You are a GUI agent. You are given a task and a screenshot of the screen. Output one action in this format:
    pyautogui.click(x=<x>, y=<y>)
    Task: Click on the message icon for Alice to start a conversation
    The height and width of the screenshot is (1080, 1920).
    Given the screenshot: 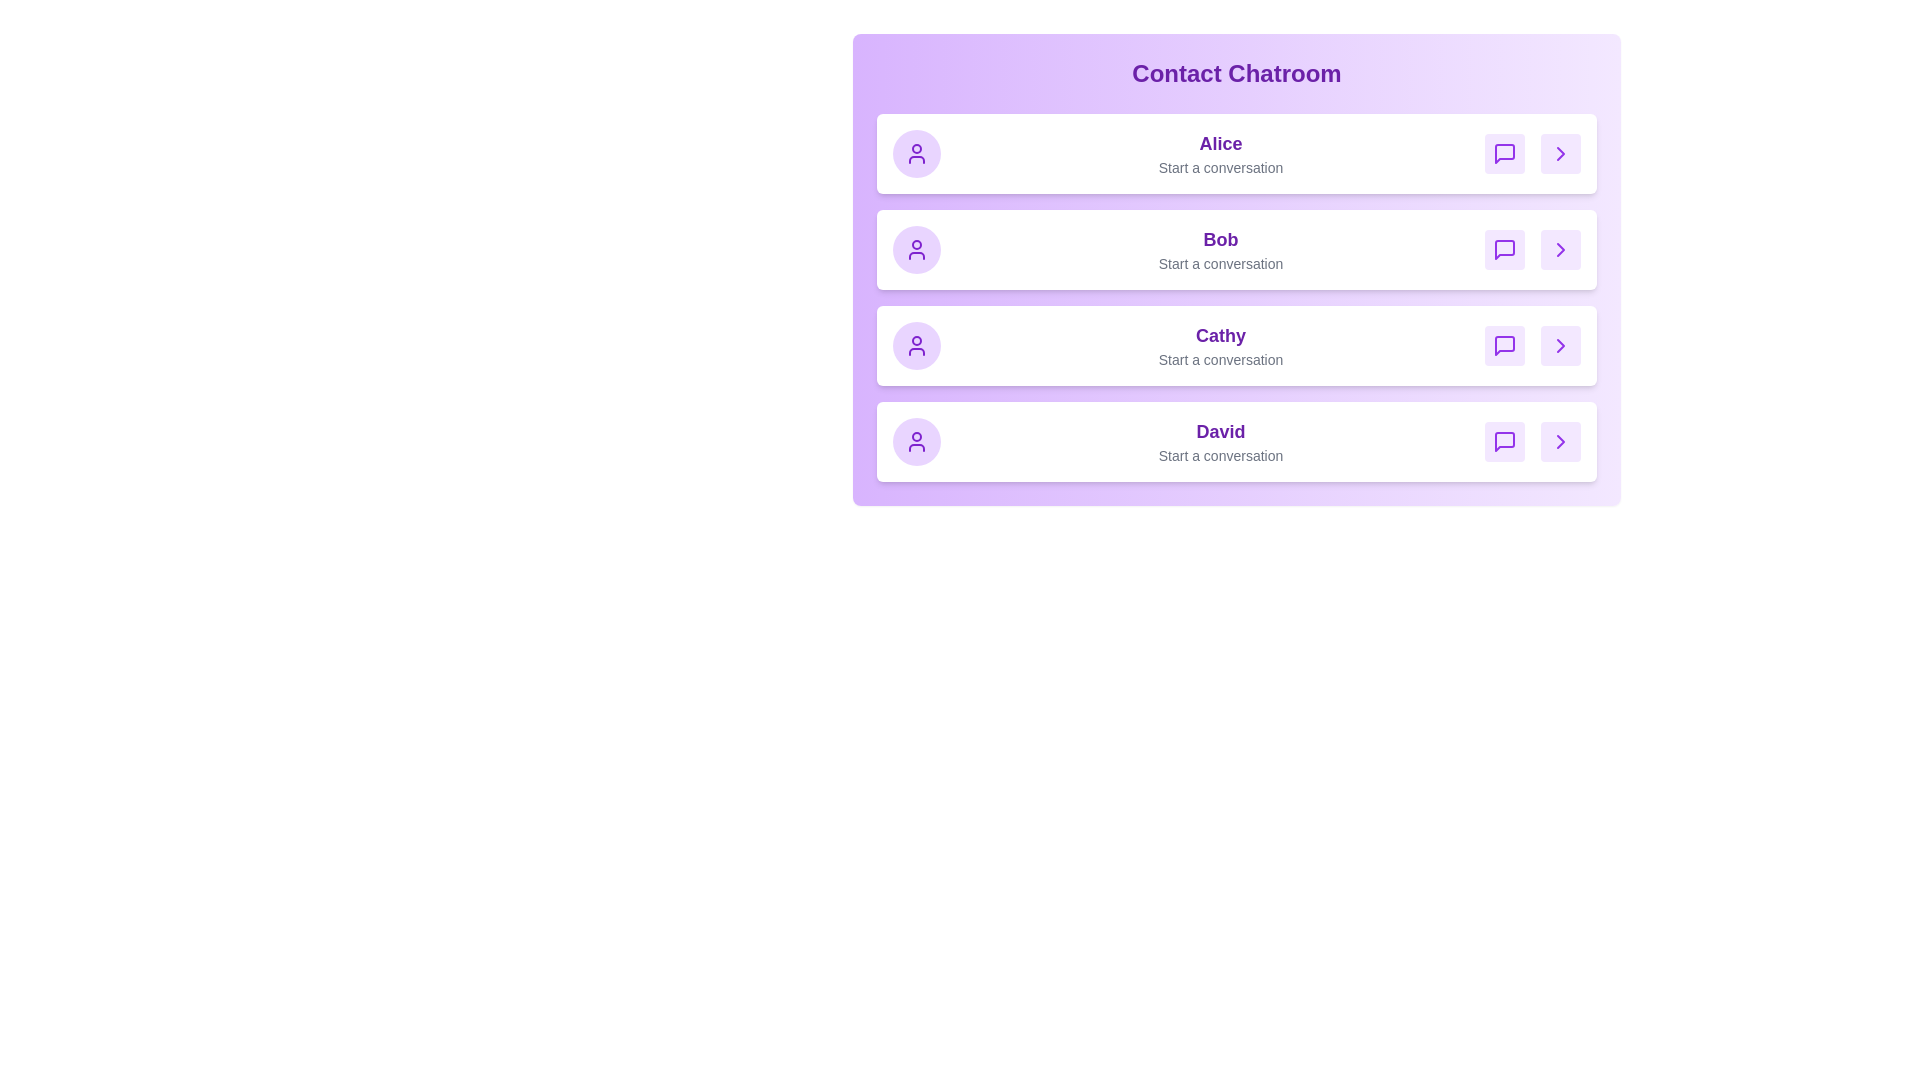 What is the action you would take?
    pyautogui.click(x=1505, y=153)
    